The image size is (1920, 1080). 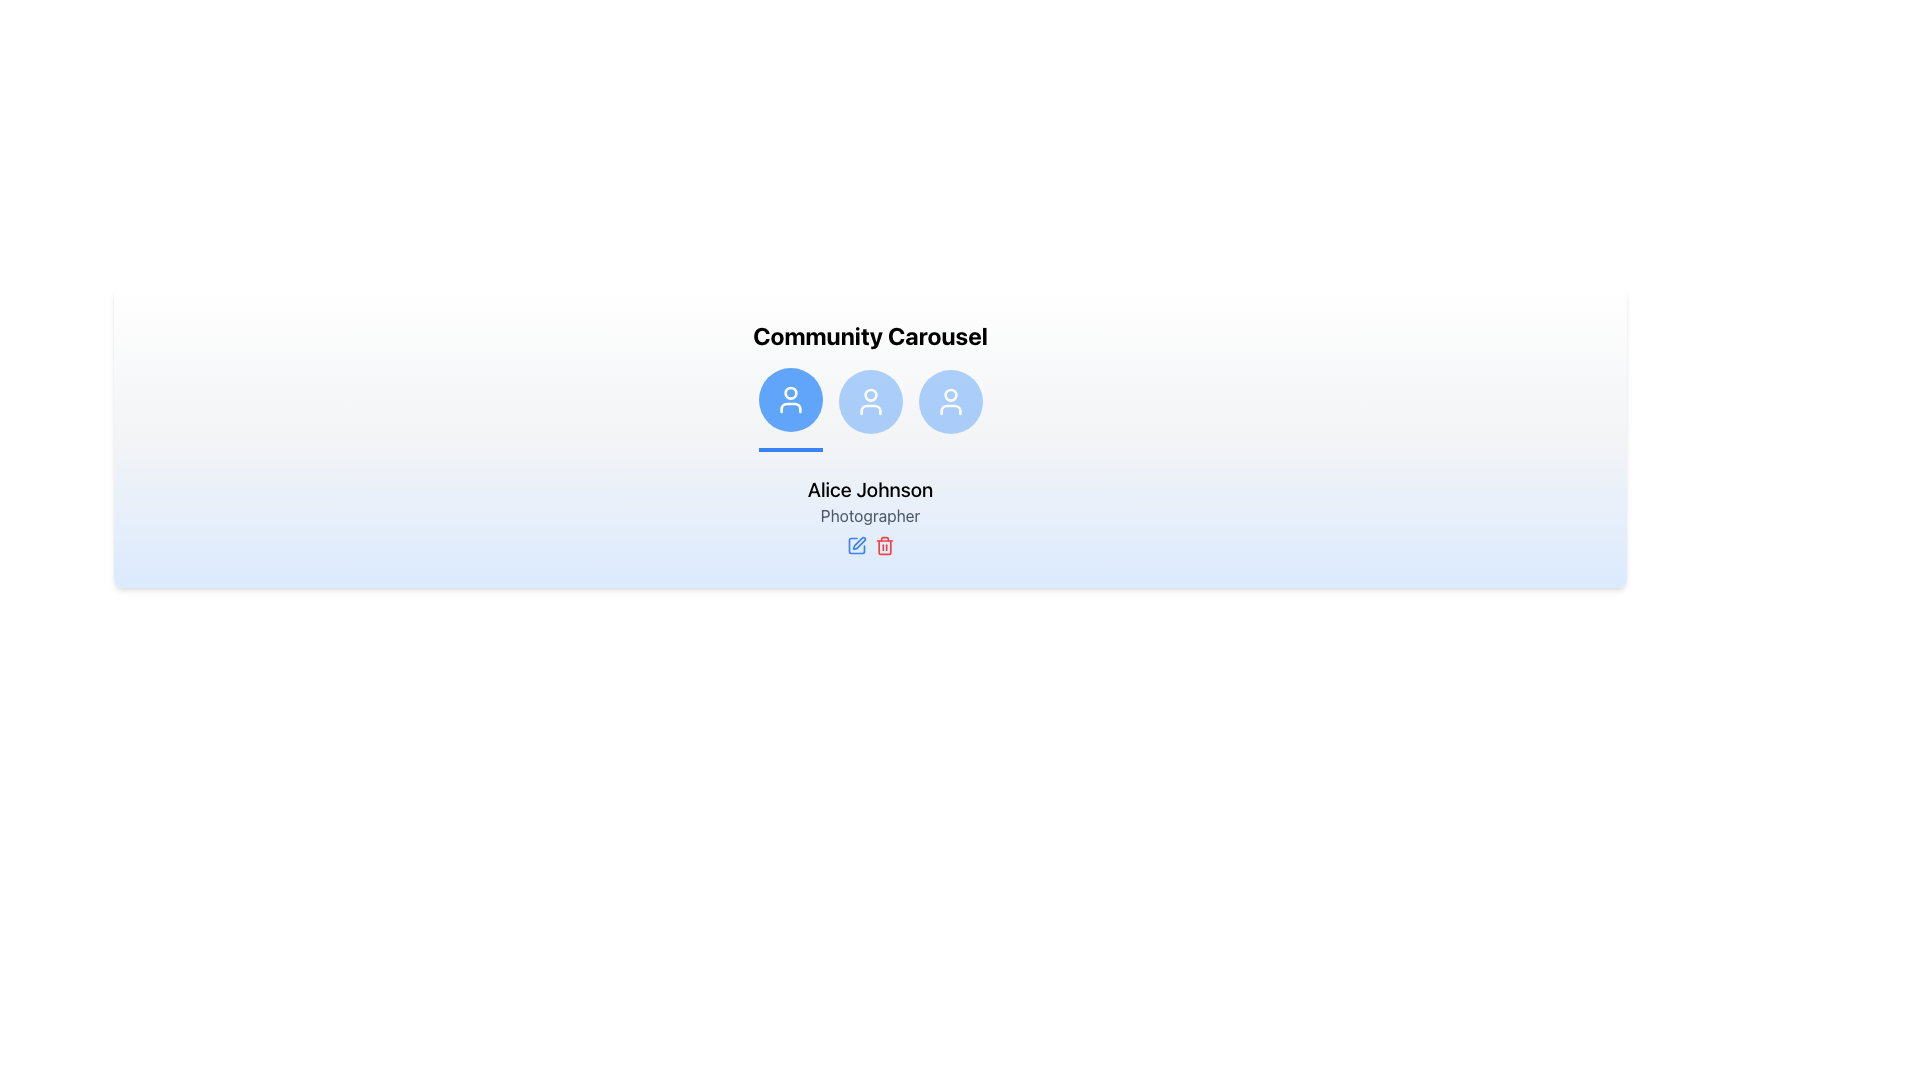 I want to click on the circular graphical component located at the top of the blue circular button in the first position of the button group below 'Community Carousel', so click(x=789, y=393).